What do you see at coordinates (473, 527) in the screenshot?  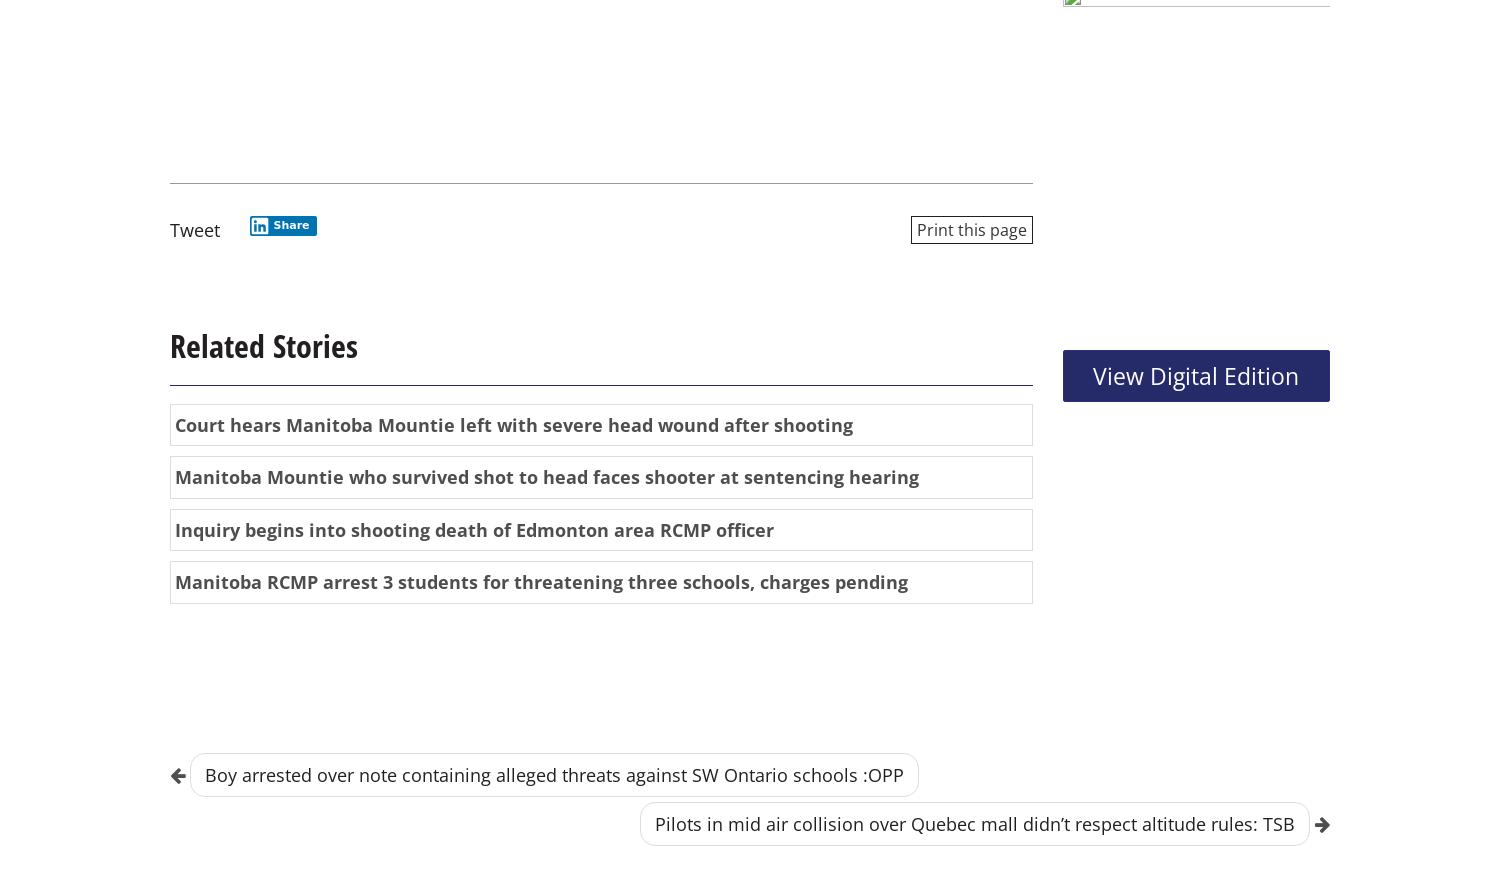 I see `'Inquiry begins into shooting death of Edmonton area RCMP officer'` at bounding box center [473, 527].